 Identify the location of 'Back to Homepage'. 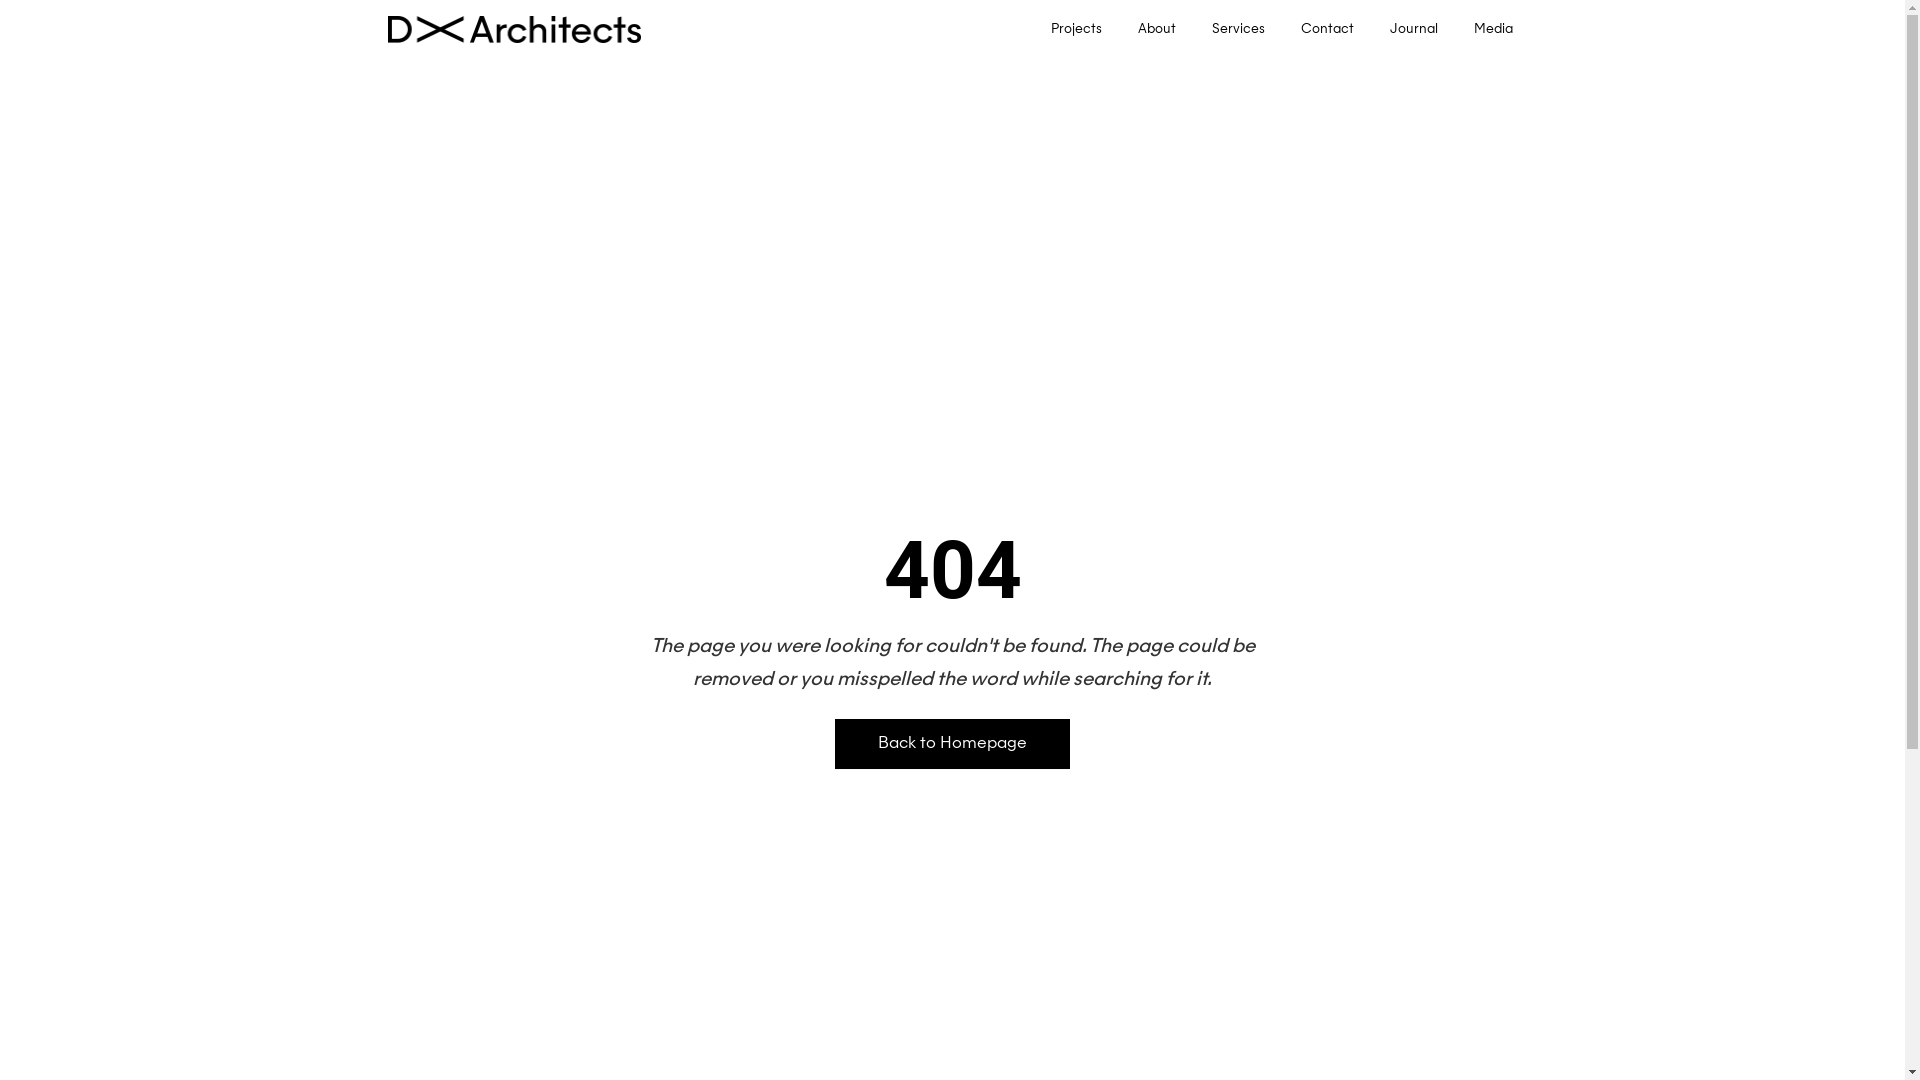
(951, 744).